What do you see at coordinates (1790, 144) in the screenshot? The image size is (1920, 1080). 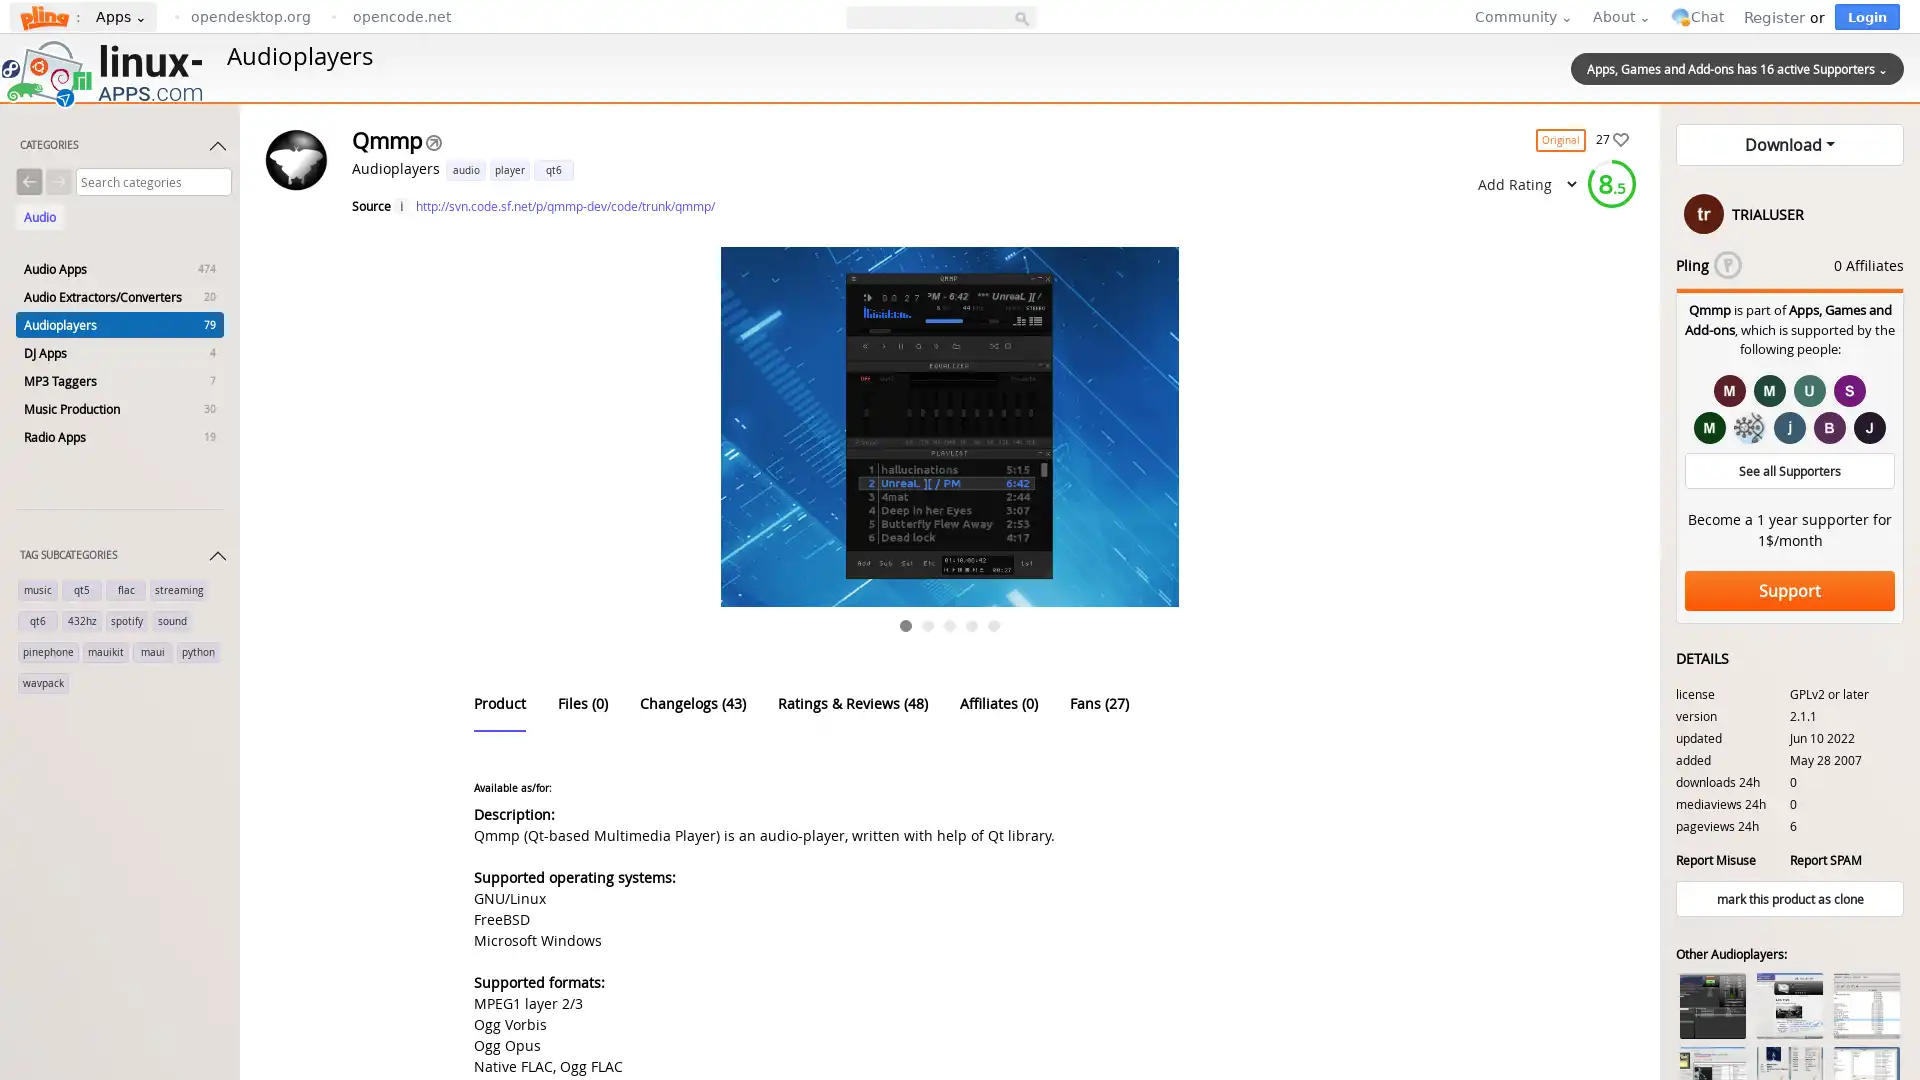 I see `Download` at bounding box center [1790, 144].